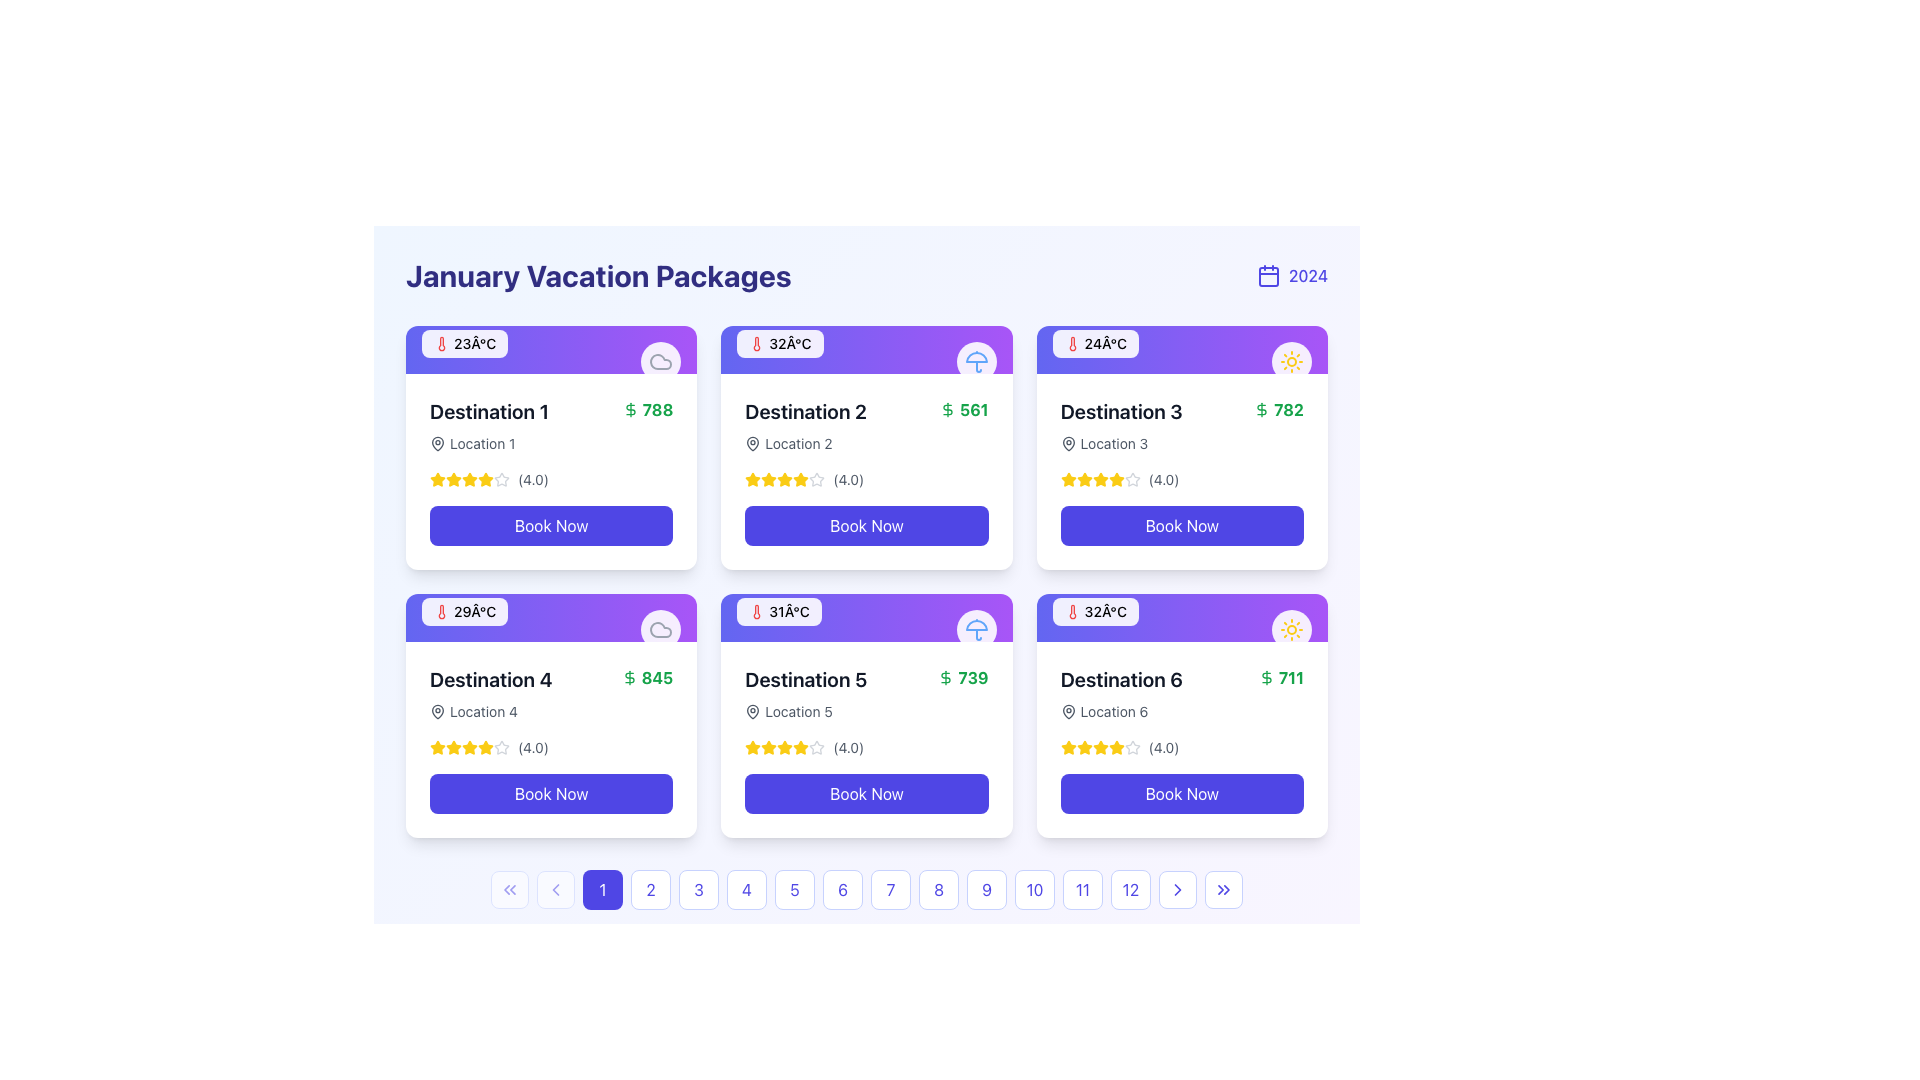 The image size is (1920, 1080). I want to click on the text label denoting the monetary value '711' associated with the 'Destination 6' vacation package, located at the bottom-right segment of its card, aligned with a green dollar icon, so click(1291, 677).